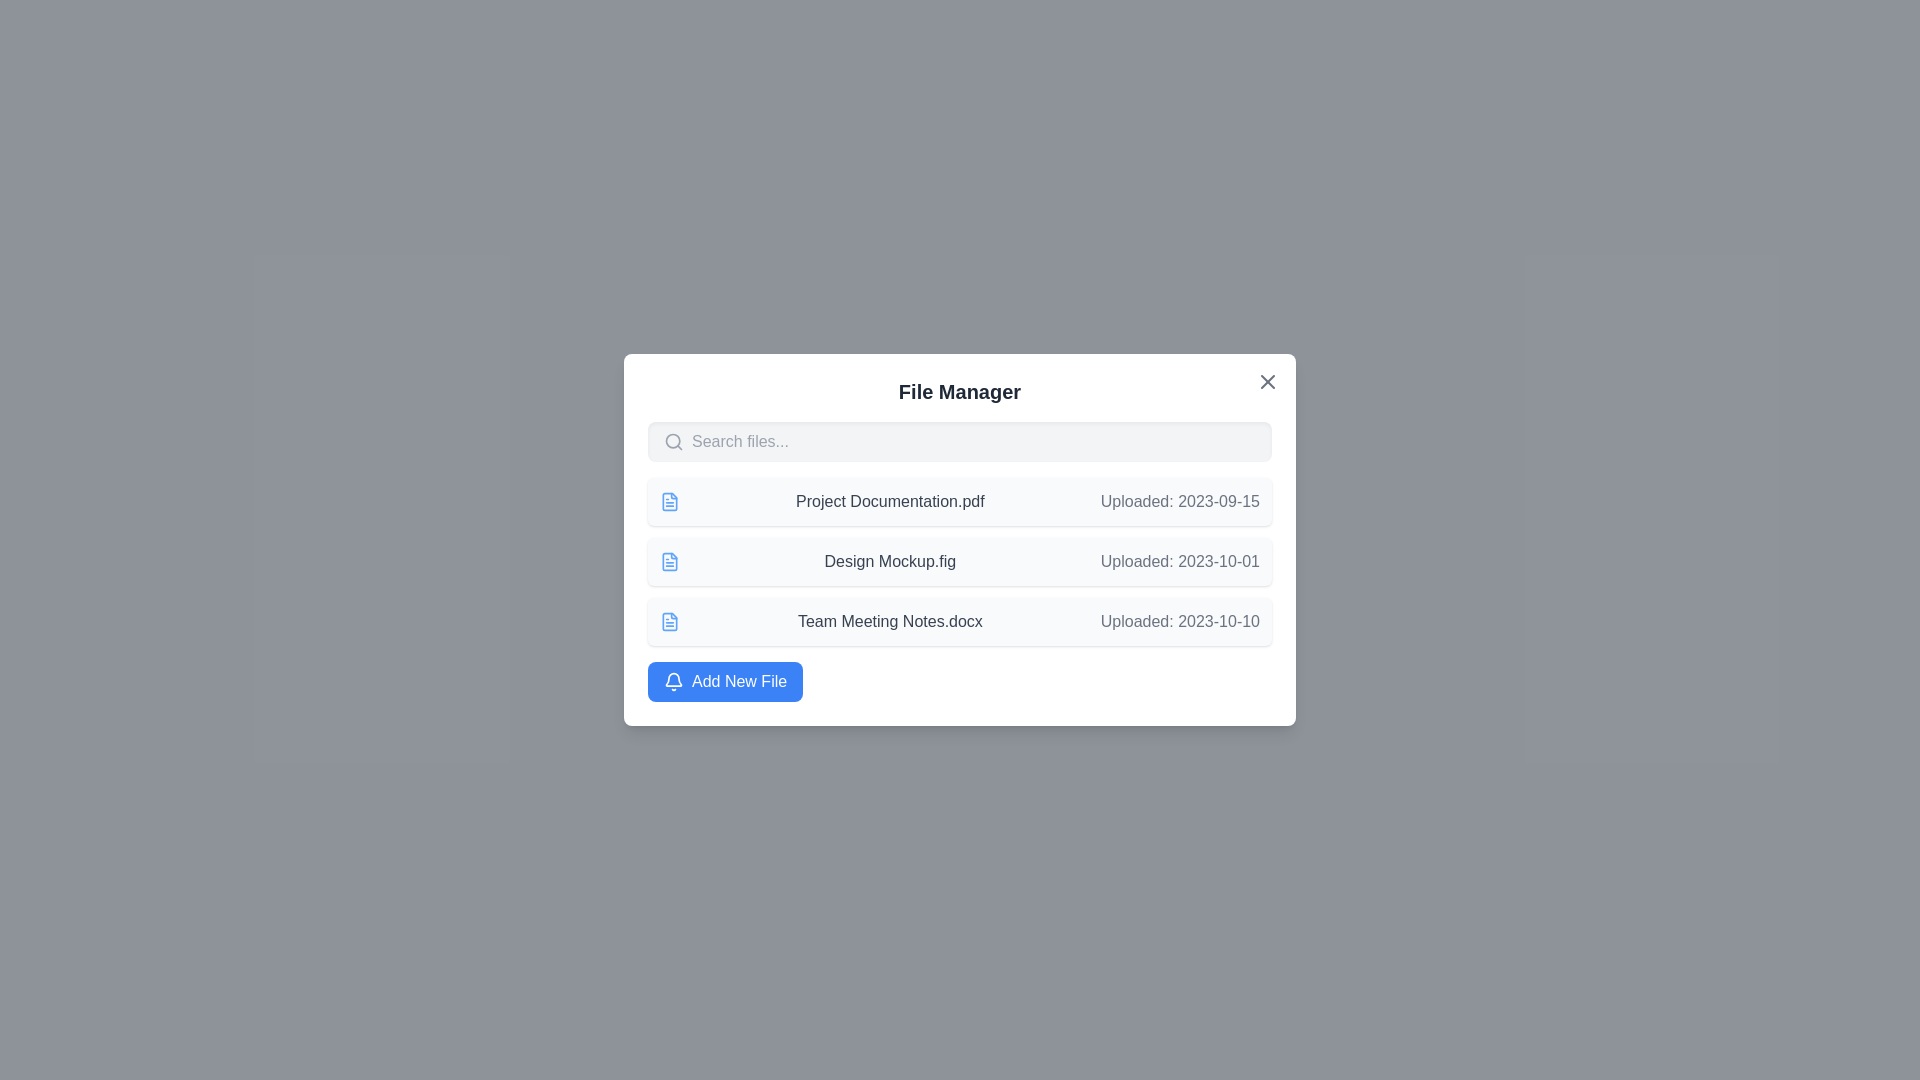  Describe the element at coordinates (960, 441) in the screenshot. I see `the search input field located below the title 'File Manager' in the file manager interface to filter files` at that location.